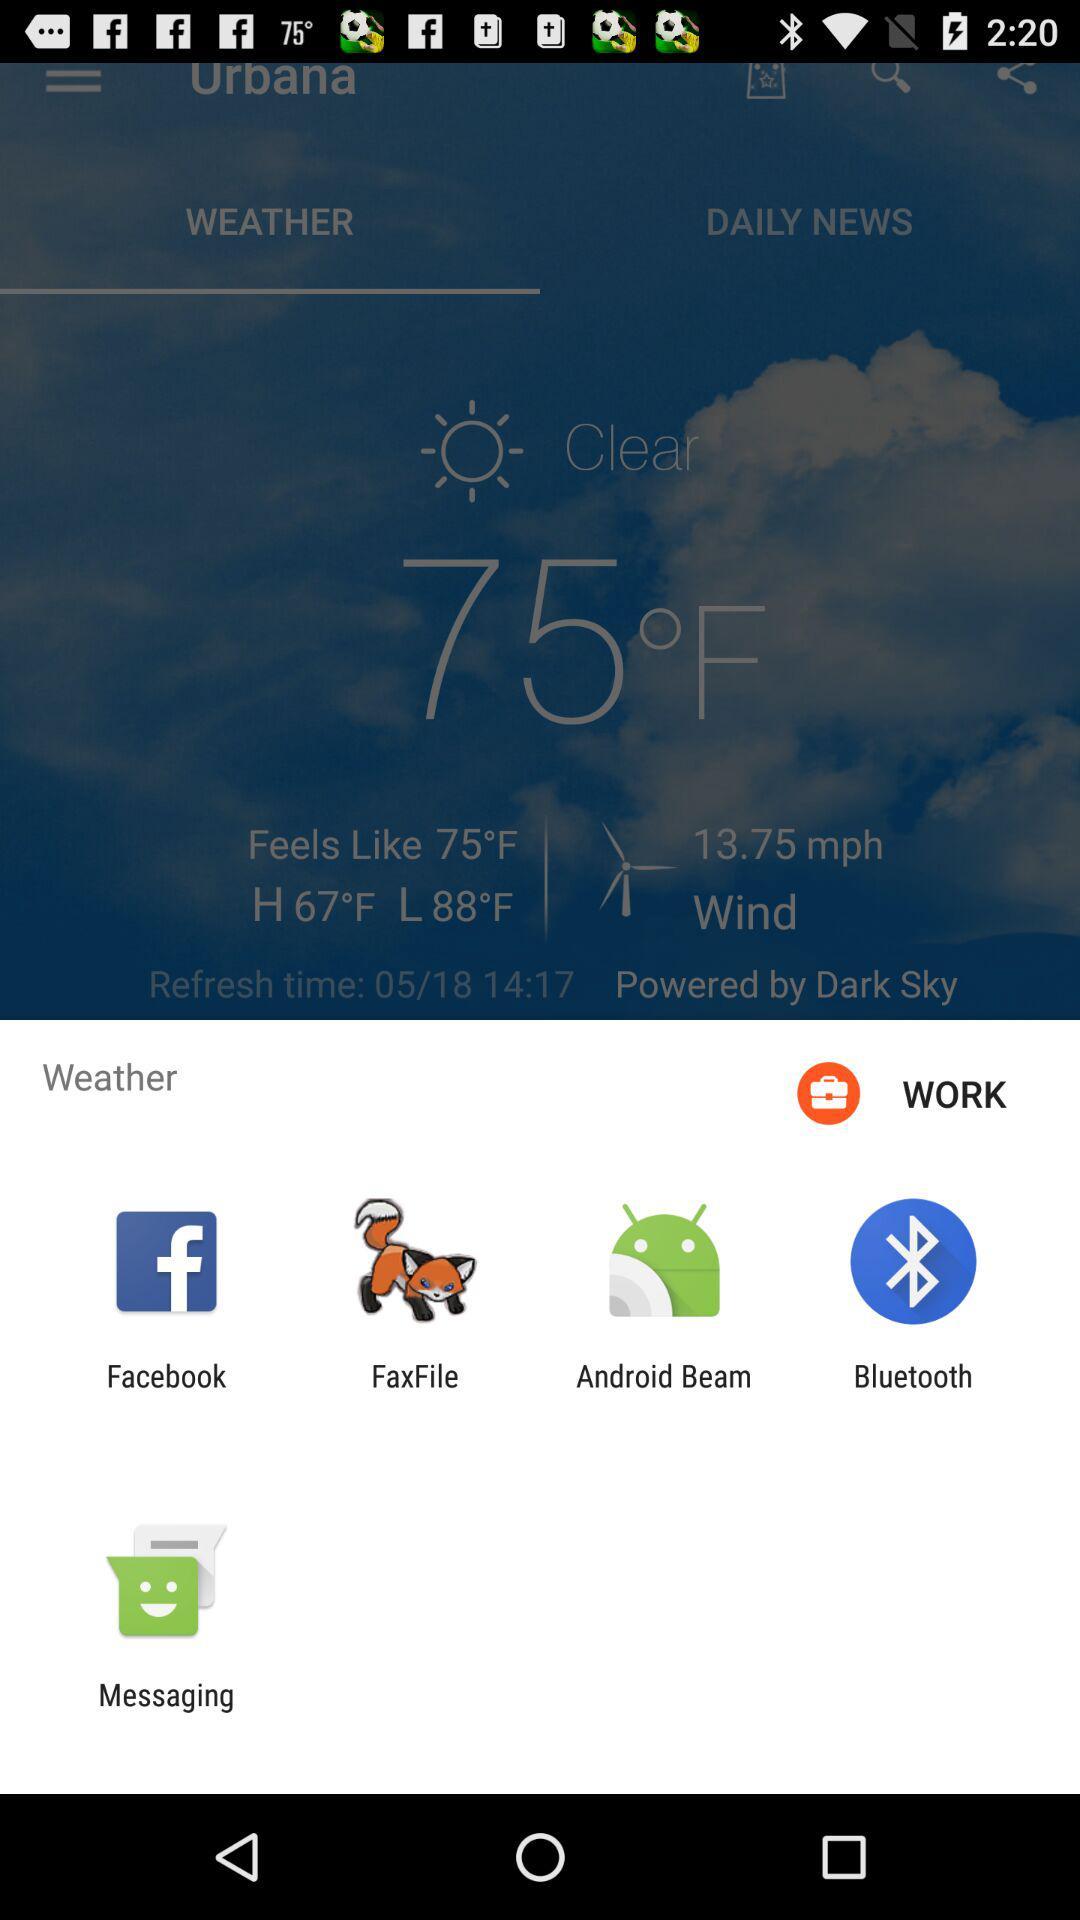  What do you see at coordinates (414, 1392) in the screenshot?
I see `faxfile app` at bounding box center [414, 1392].